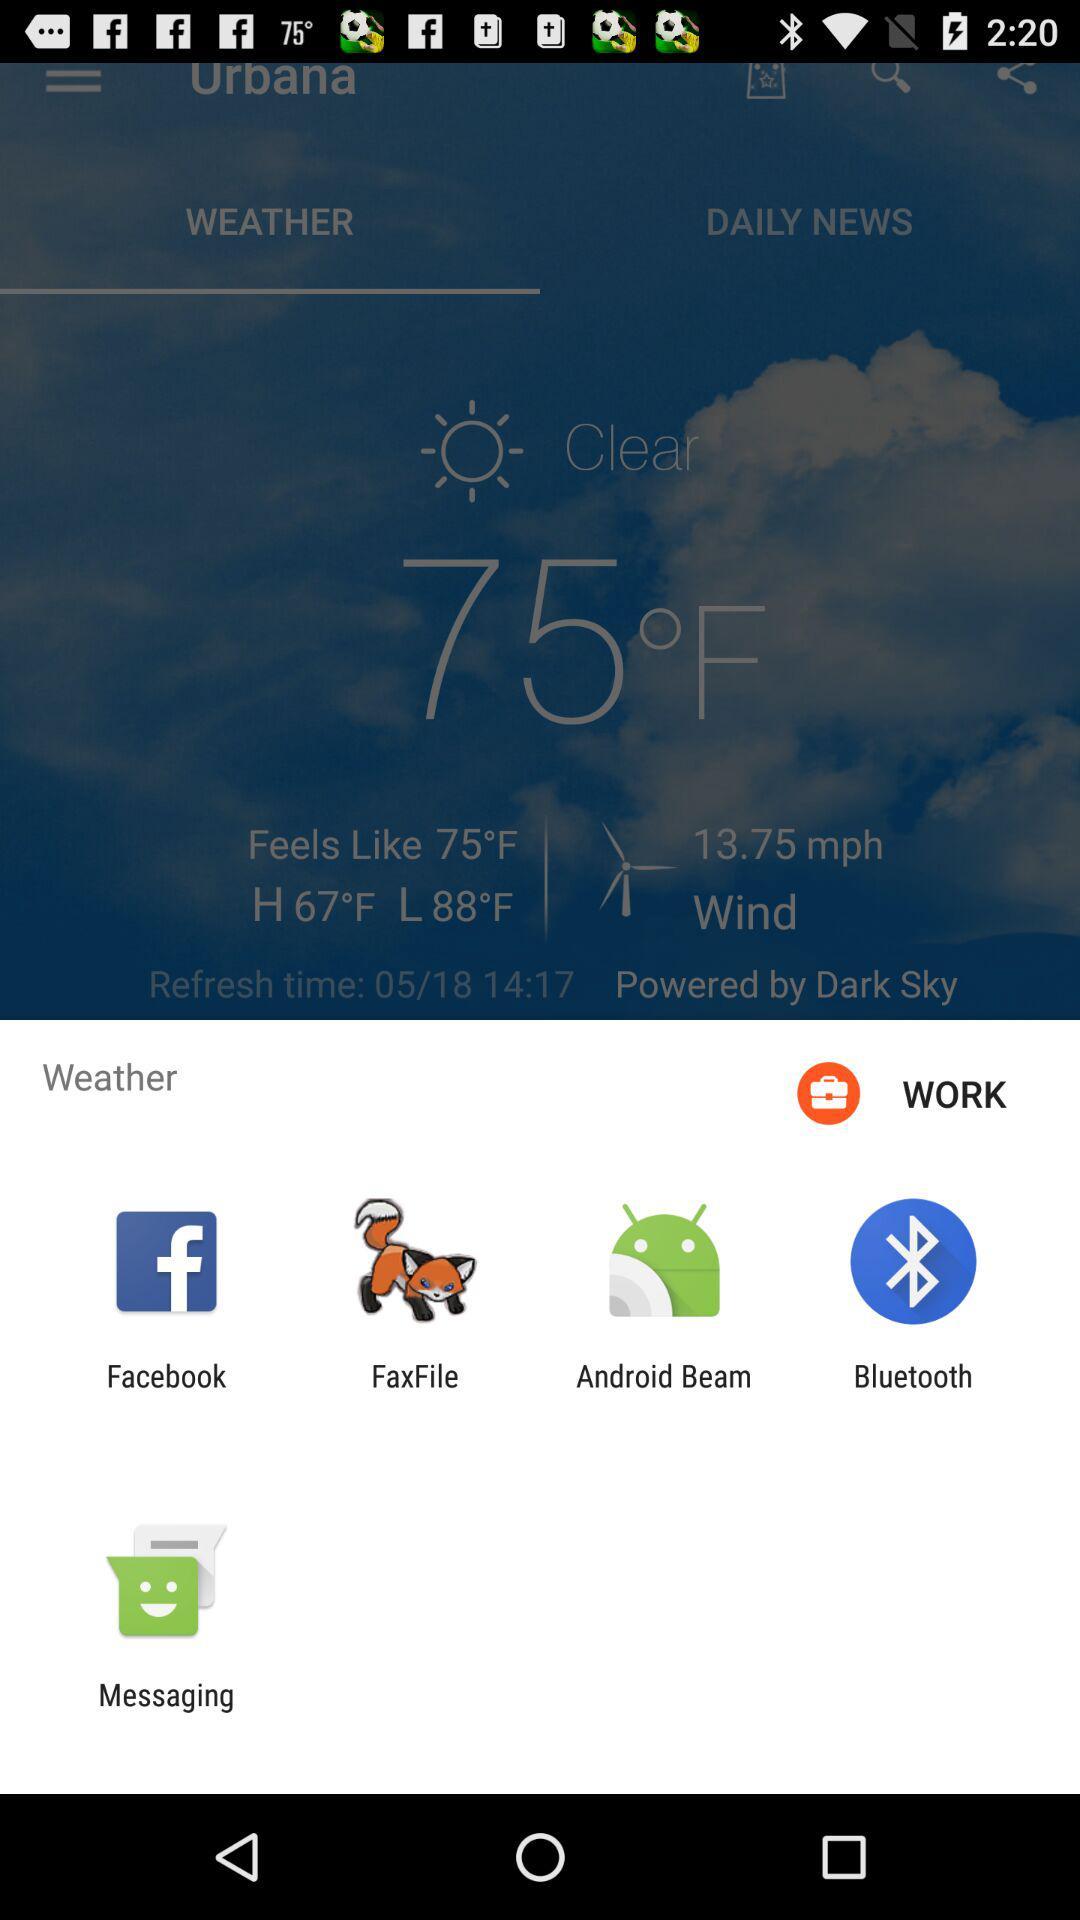  What do you see at coordinates (414, 1392) in the screenshot?
I see `faxfile app` at bounding box center [414, 1392].